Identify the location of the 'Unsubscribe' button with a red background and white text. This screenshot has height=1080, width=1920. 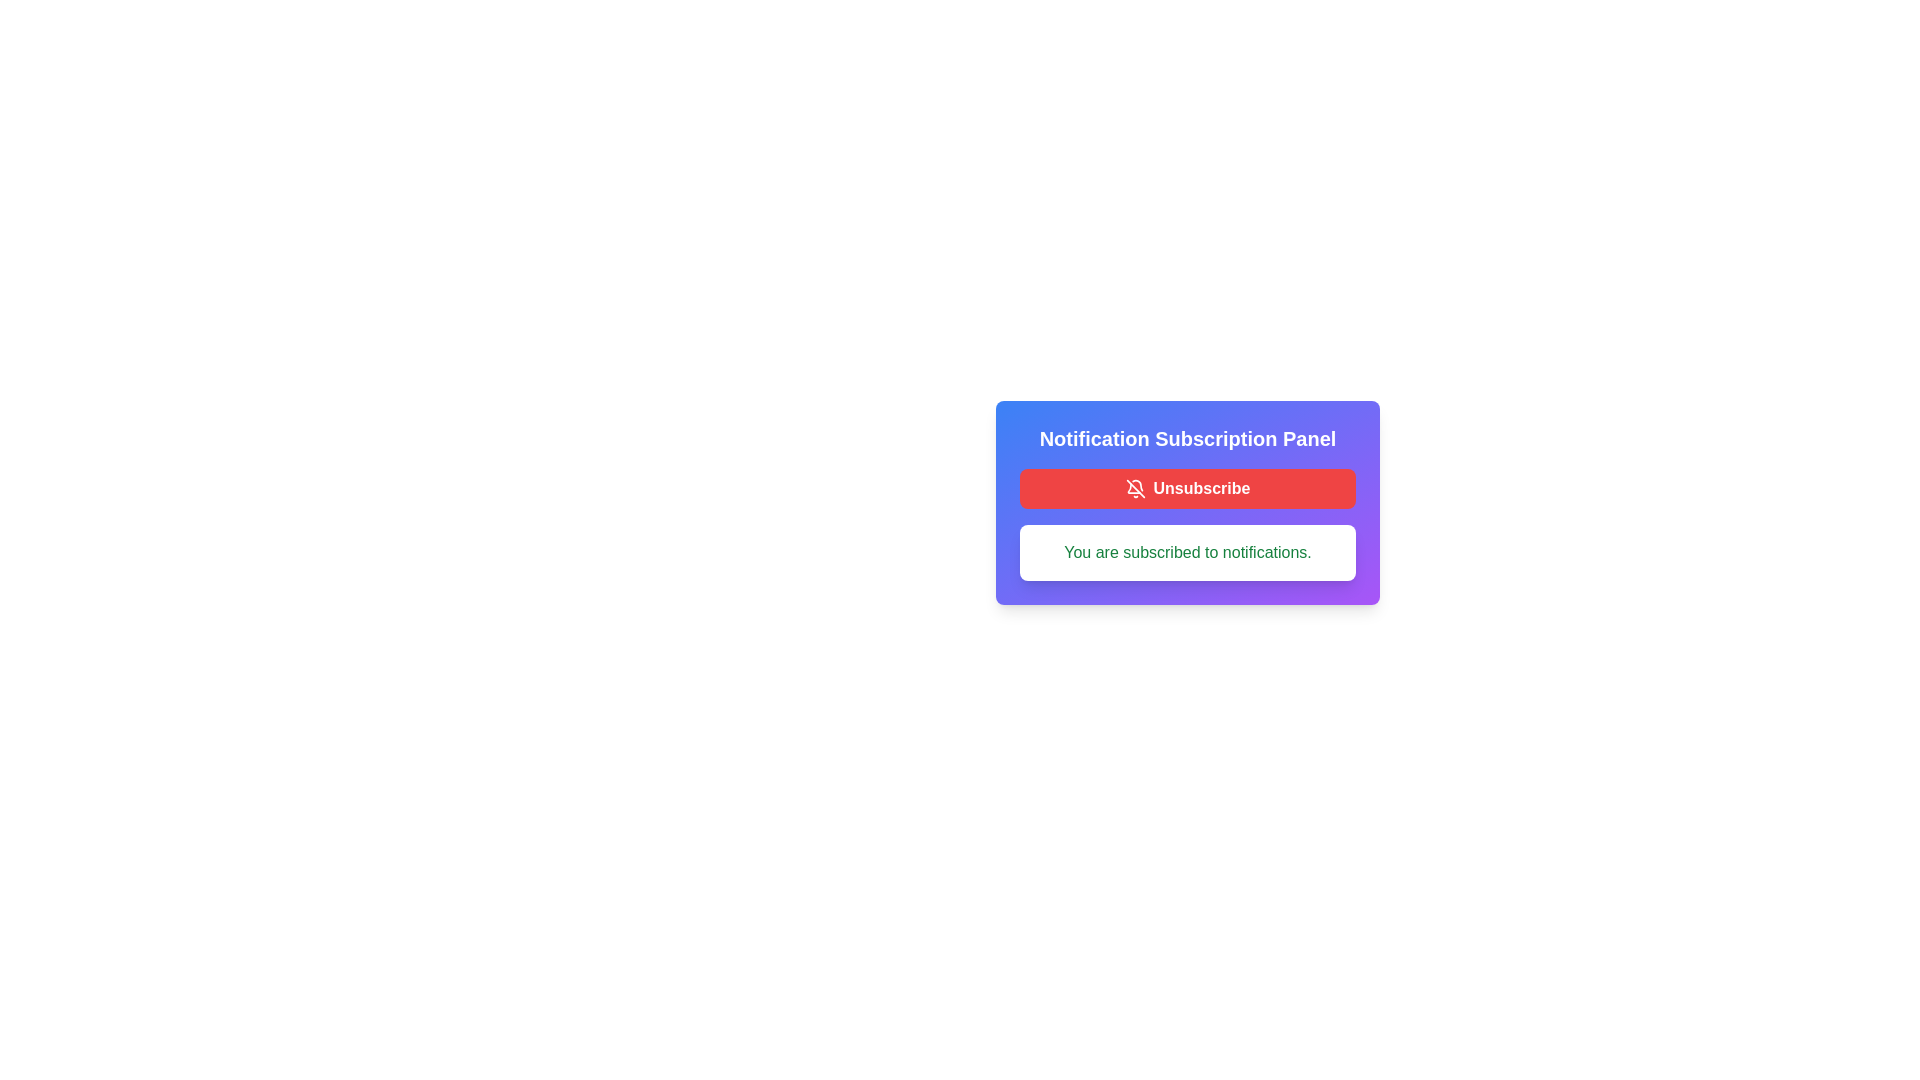
(1188, 489).